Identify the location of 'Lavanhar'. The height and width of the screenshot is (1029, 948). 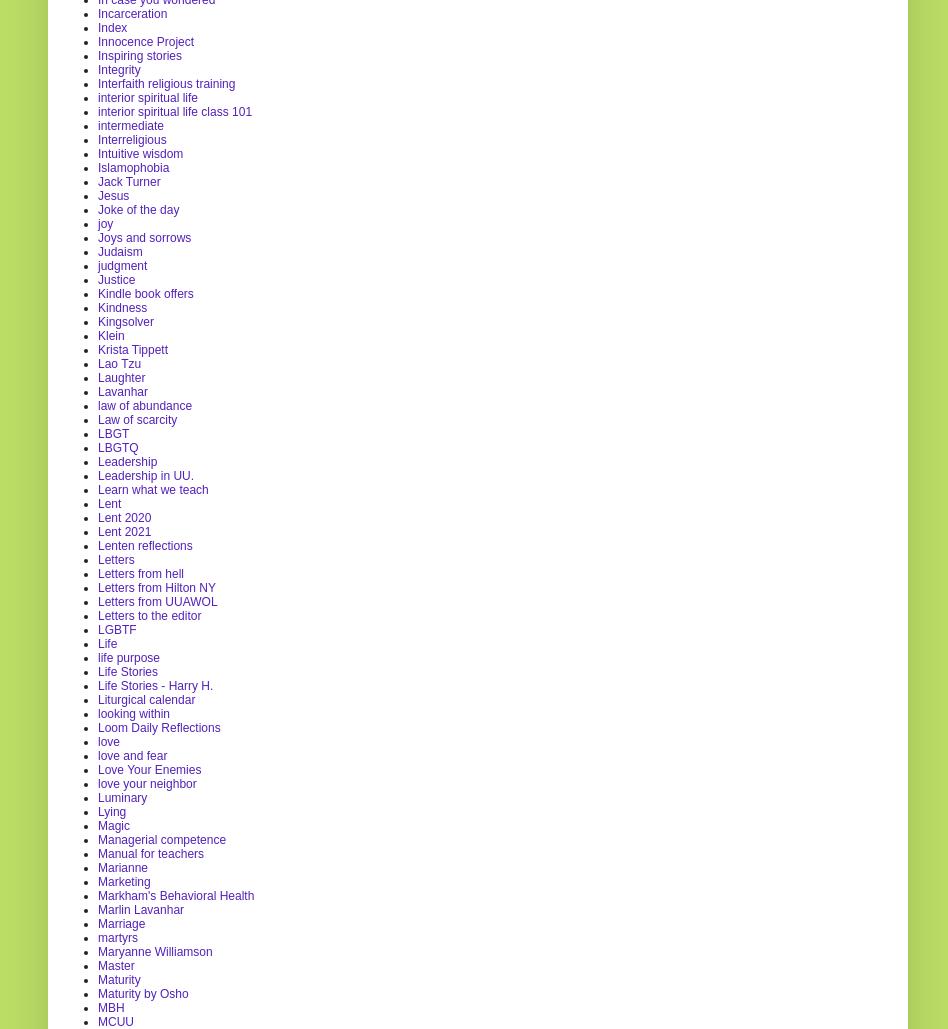
(121, 390).